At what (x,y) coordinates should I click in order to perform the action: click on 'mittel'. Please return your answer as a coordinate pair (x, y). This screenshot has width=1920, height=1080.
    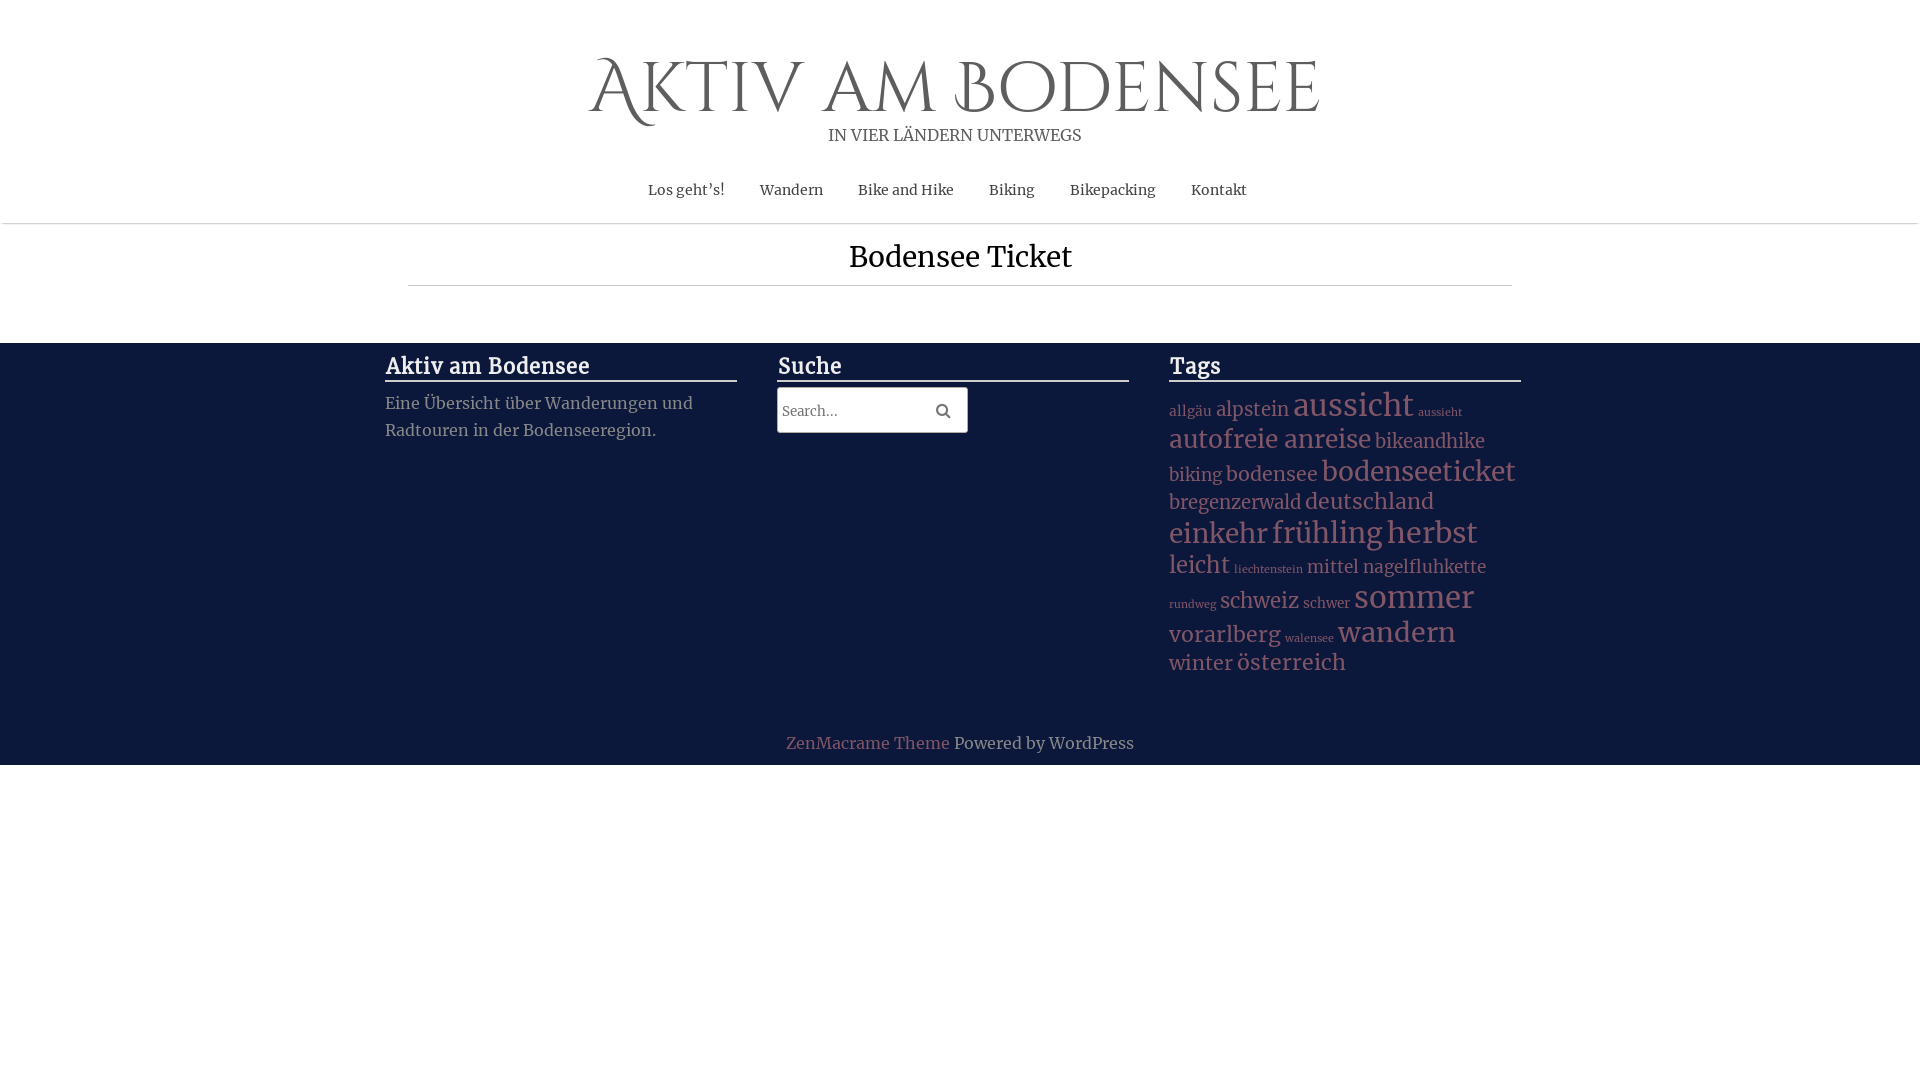
    Looking at the image, I should click on (1333, 567).